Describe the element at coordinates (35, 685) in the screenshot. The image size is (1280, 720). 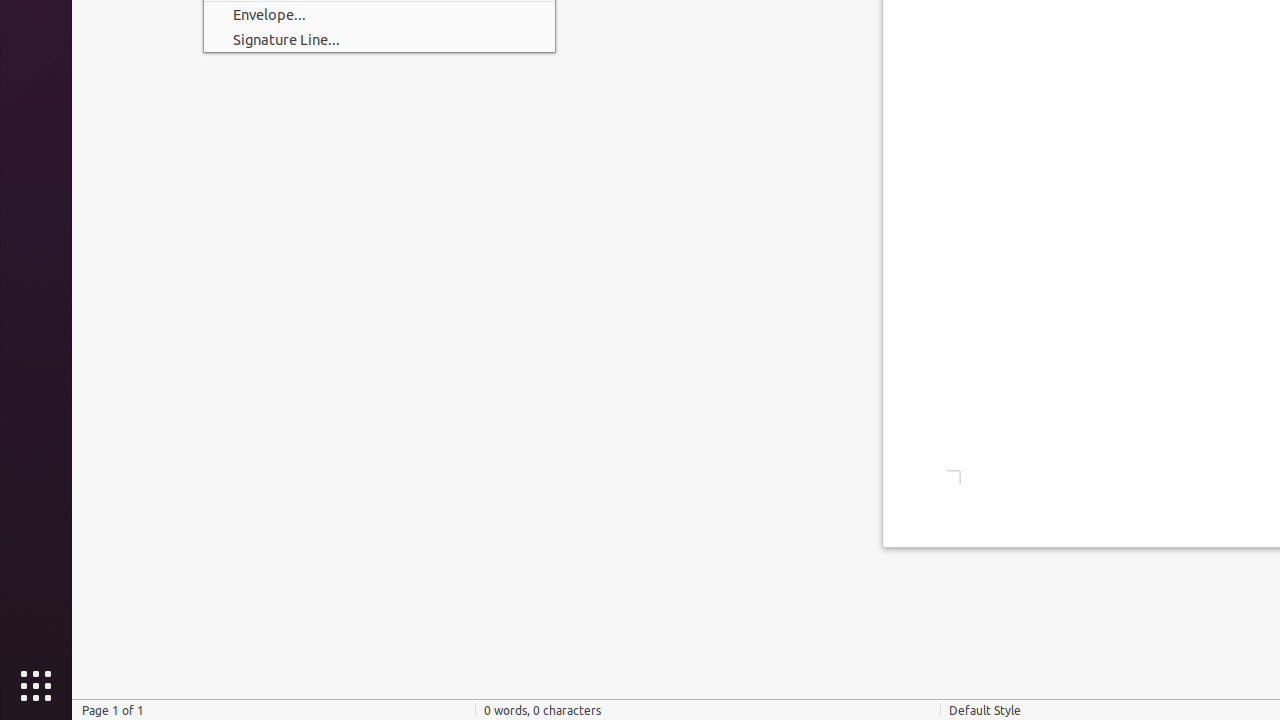
I see `'Show Applications'` at that location.